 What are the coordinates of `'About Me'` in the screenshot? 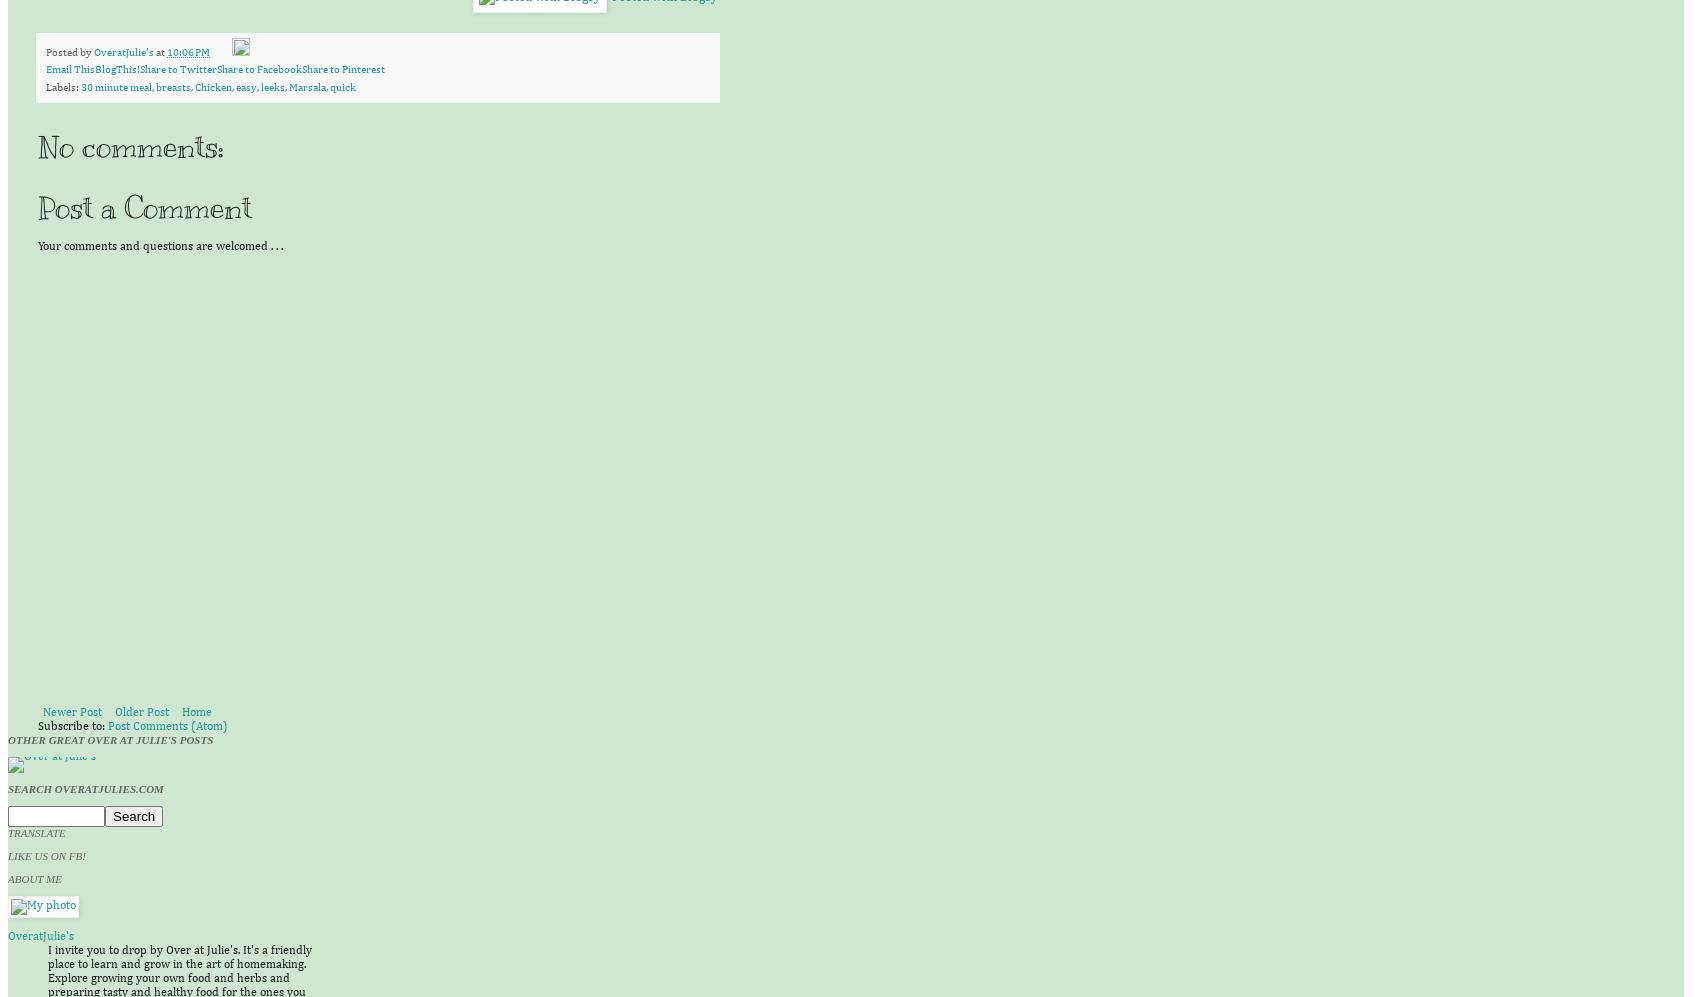 It's located at (34, 877).